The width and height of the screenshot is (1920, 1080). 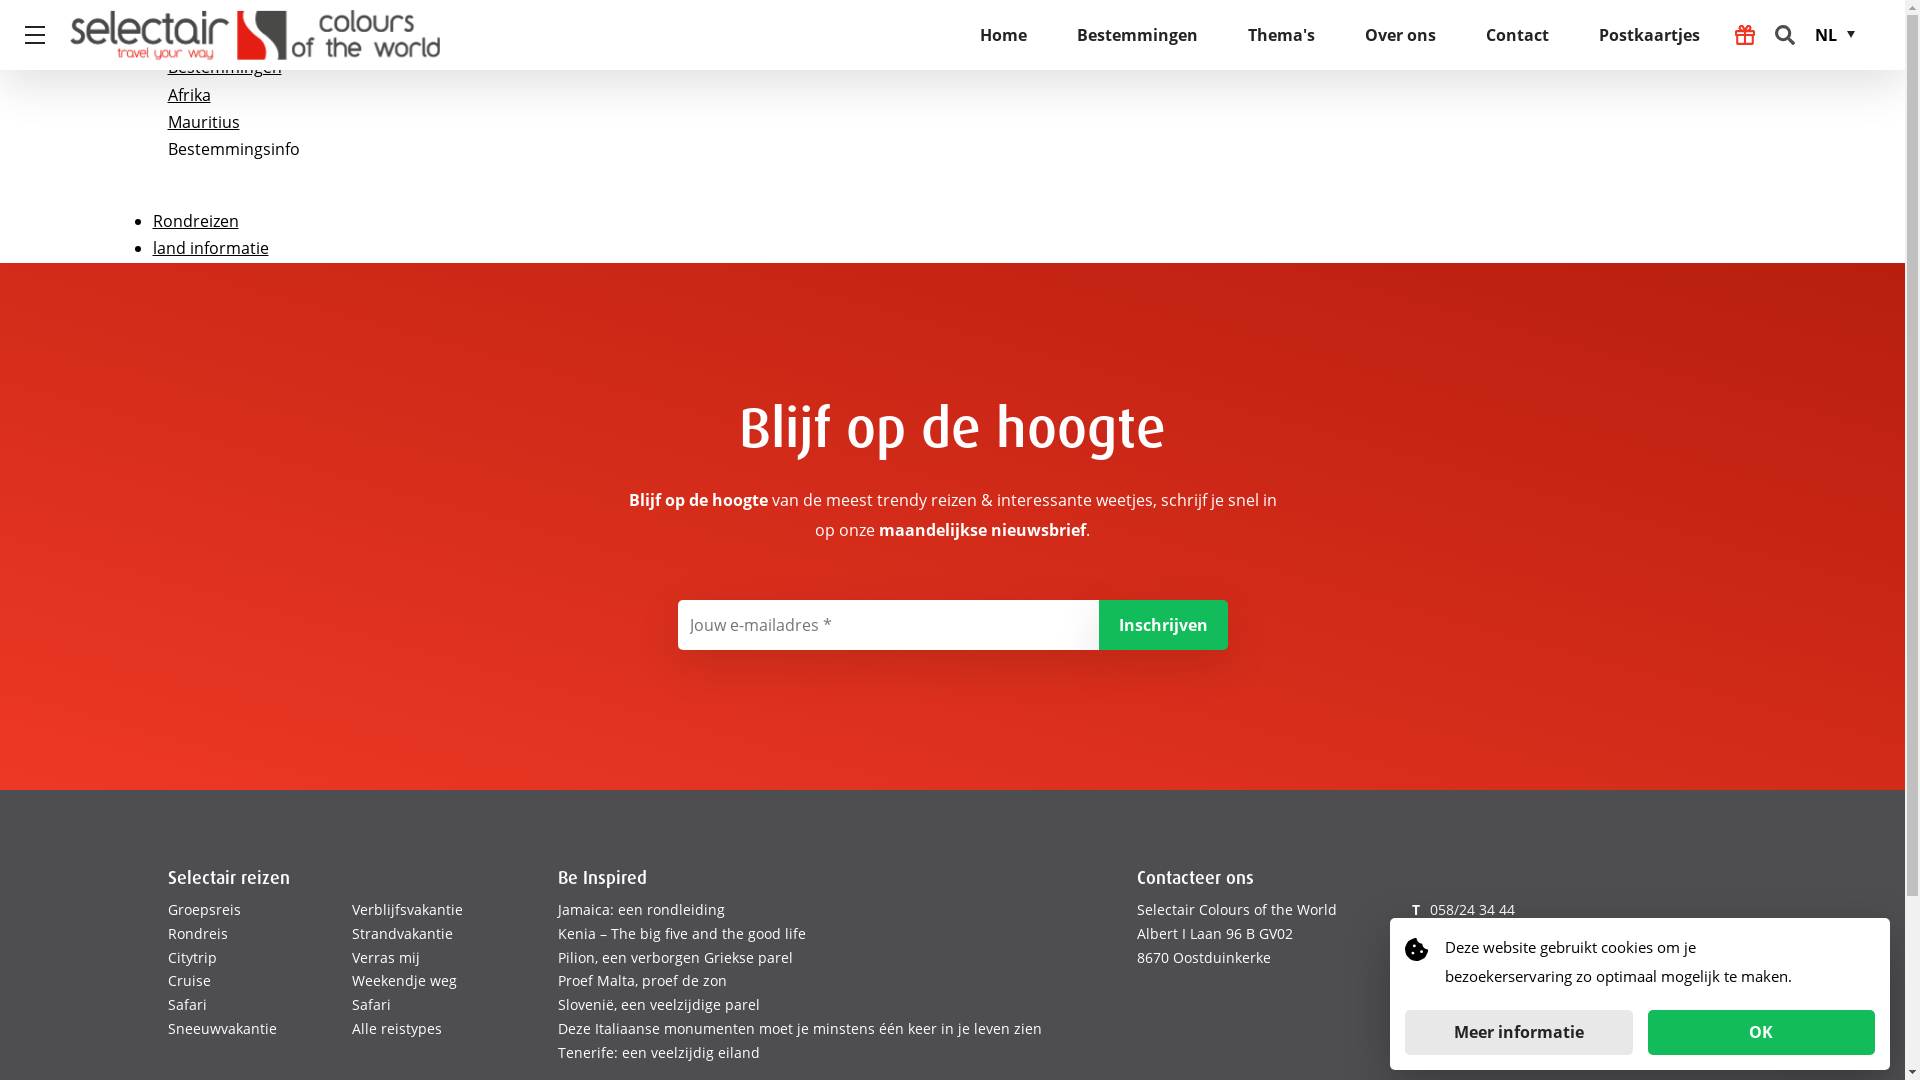 I want to click on 'Home', so click(x=191, y=39).